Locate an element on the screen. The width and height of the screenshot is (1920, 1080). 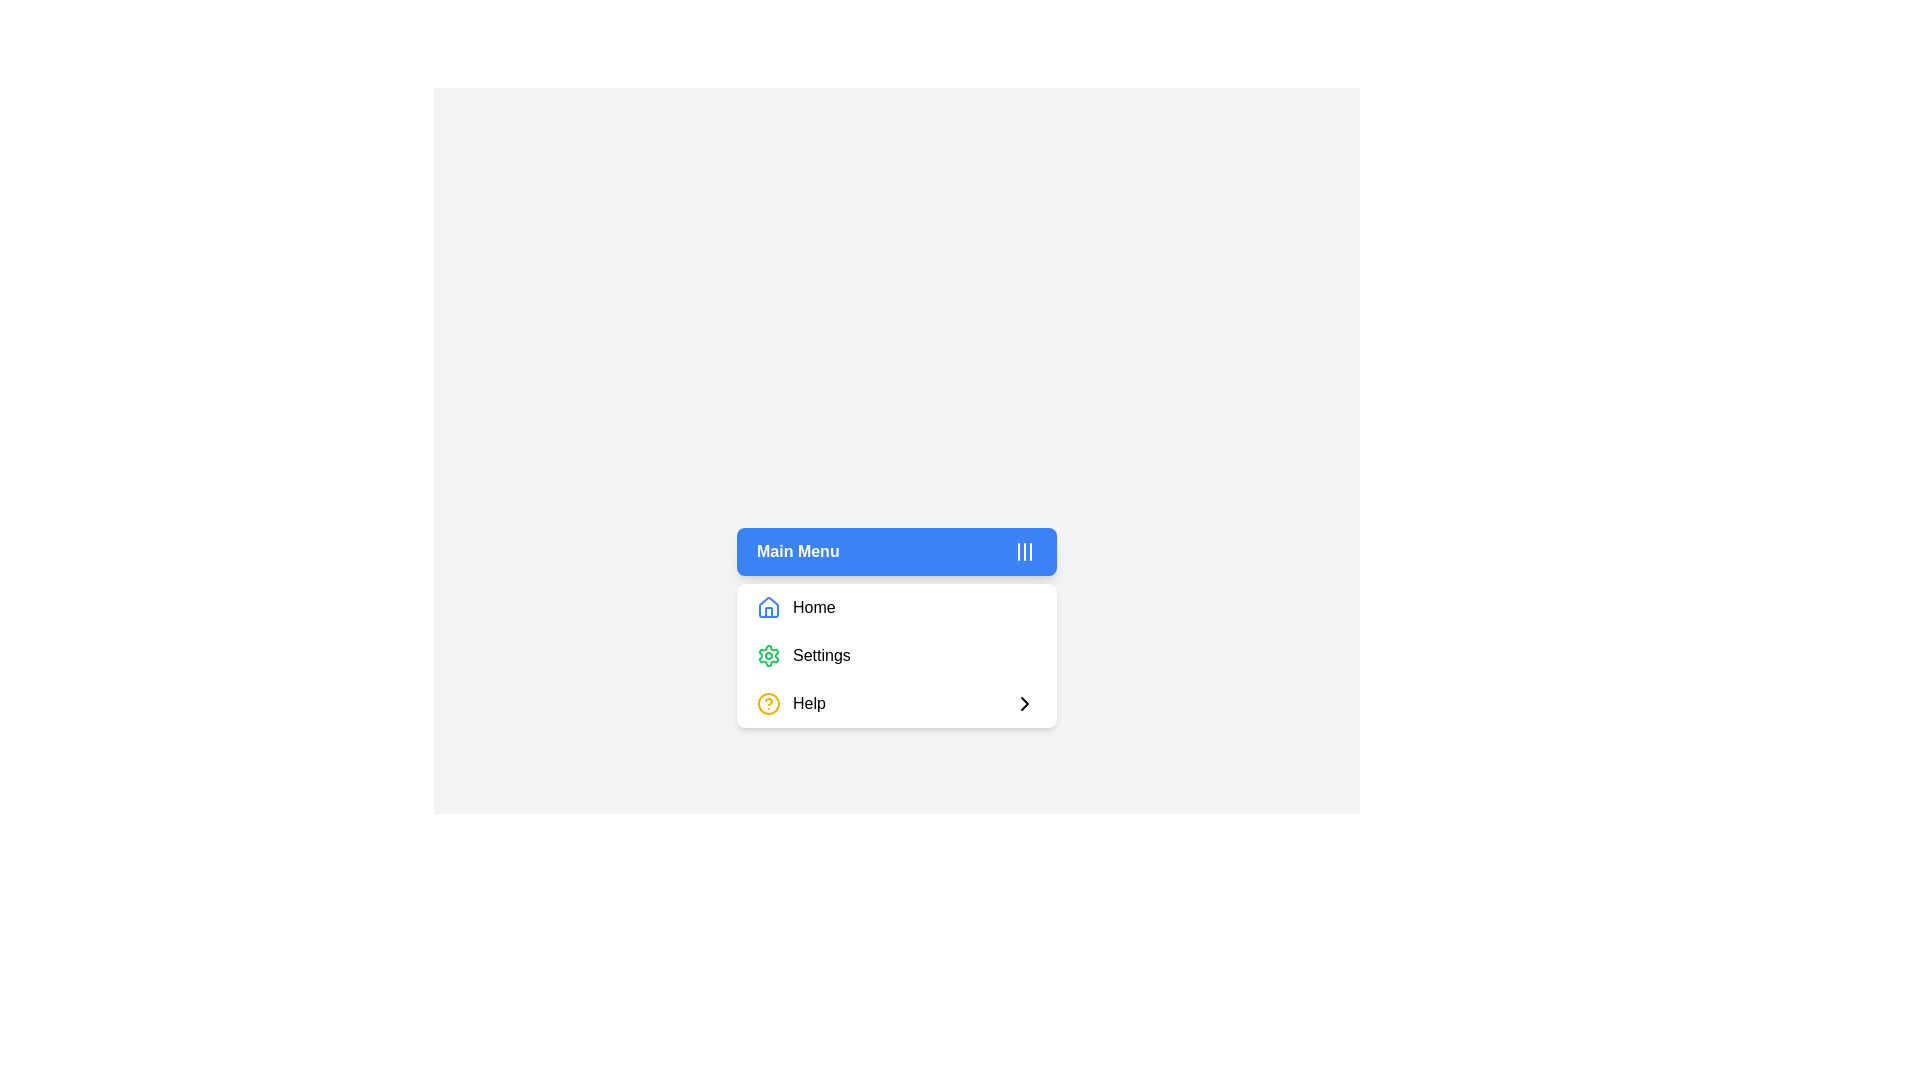
the right-facing chevron arrow icon associated with the 'Help' menu is located at coordinates (1025, 703).